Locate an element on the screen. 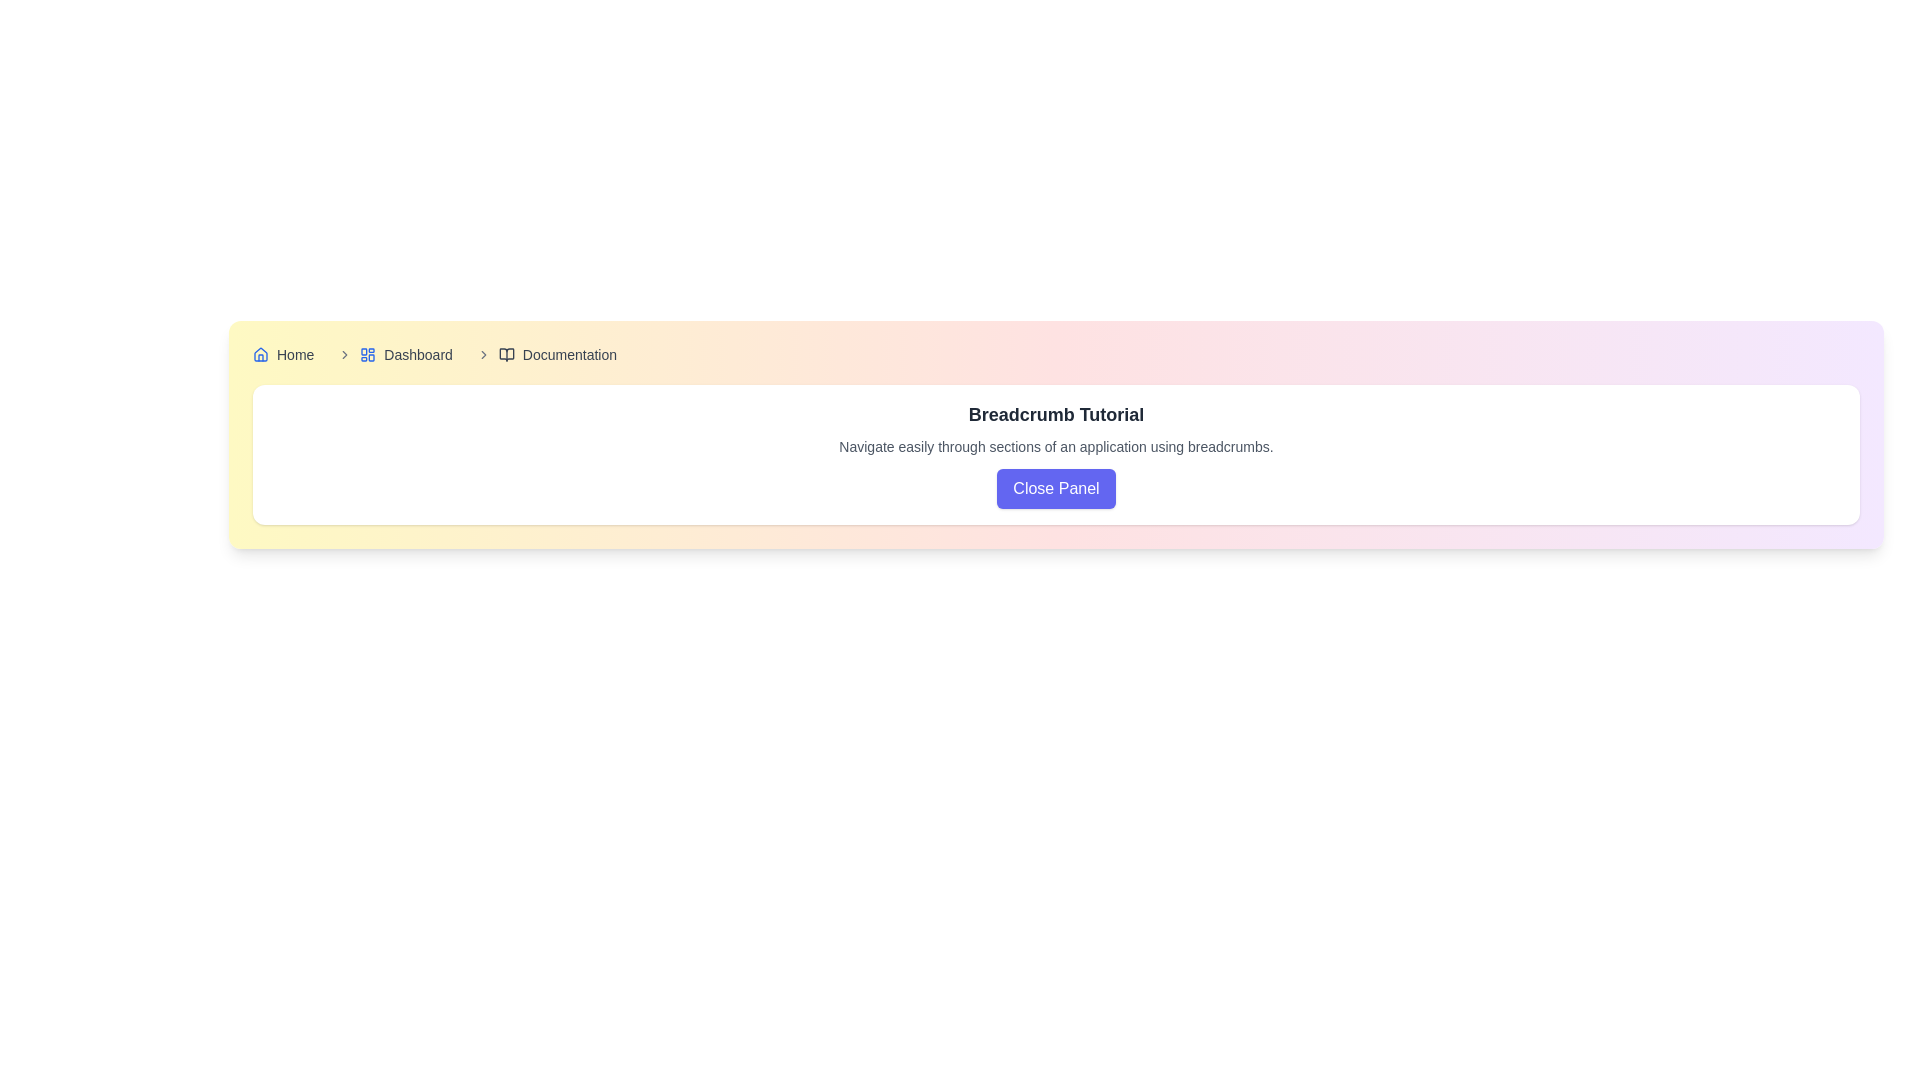 This screenshot has height=1080, width=1920. the 'Home' text label located in the breadcrumb navigation bar at the top-left corner of the page is located at coordinates (294, 353).